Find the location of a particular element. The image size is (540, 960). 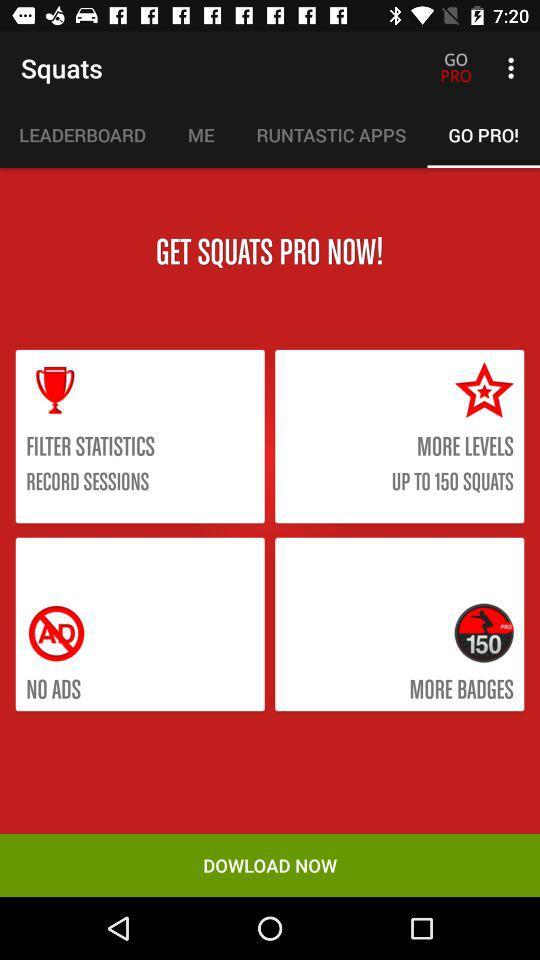

the item above the get squats pro item is located at coordinates (82, 134).